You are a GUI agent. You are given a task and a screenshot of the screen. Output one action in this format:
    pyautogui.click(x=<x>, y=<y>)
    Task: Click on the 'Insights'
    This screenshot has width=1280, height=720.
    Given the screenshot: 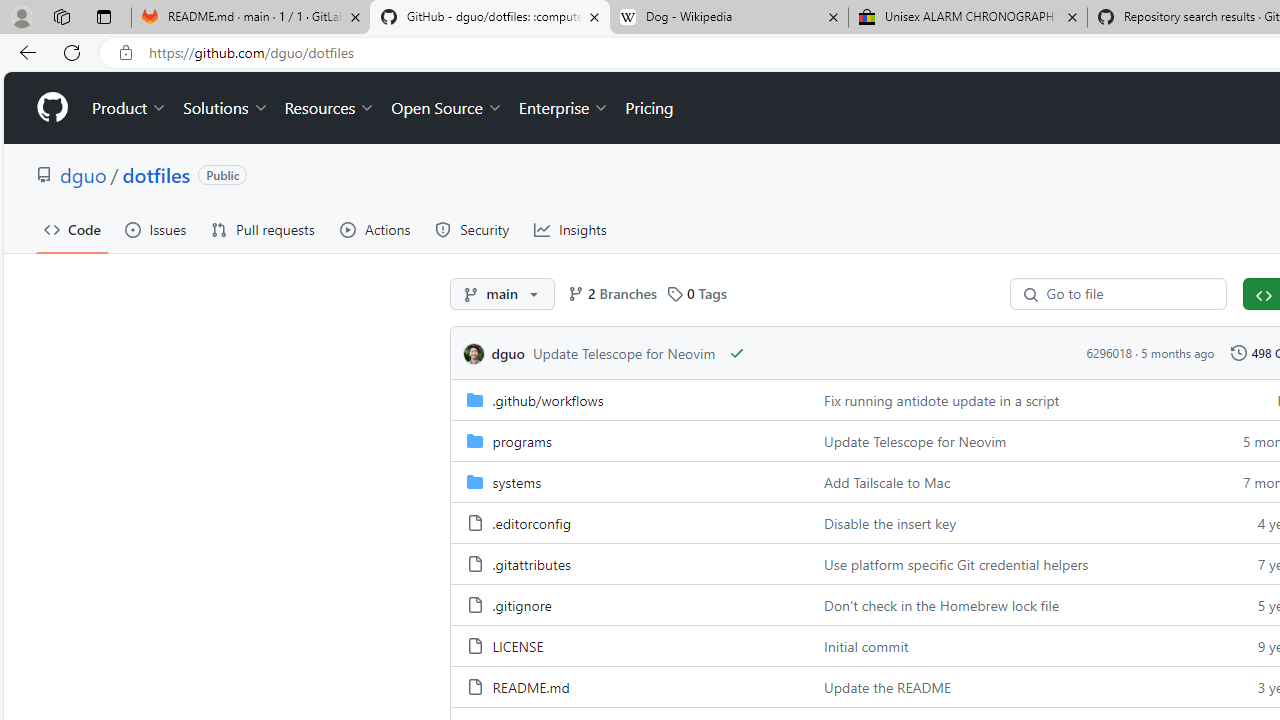 What is the action you would take?
    pyautogui.click(x=569, y=229)
    